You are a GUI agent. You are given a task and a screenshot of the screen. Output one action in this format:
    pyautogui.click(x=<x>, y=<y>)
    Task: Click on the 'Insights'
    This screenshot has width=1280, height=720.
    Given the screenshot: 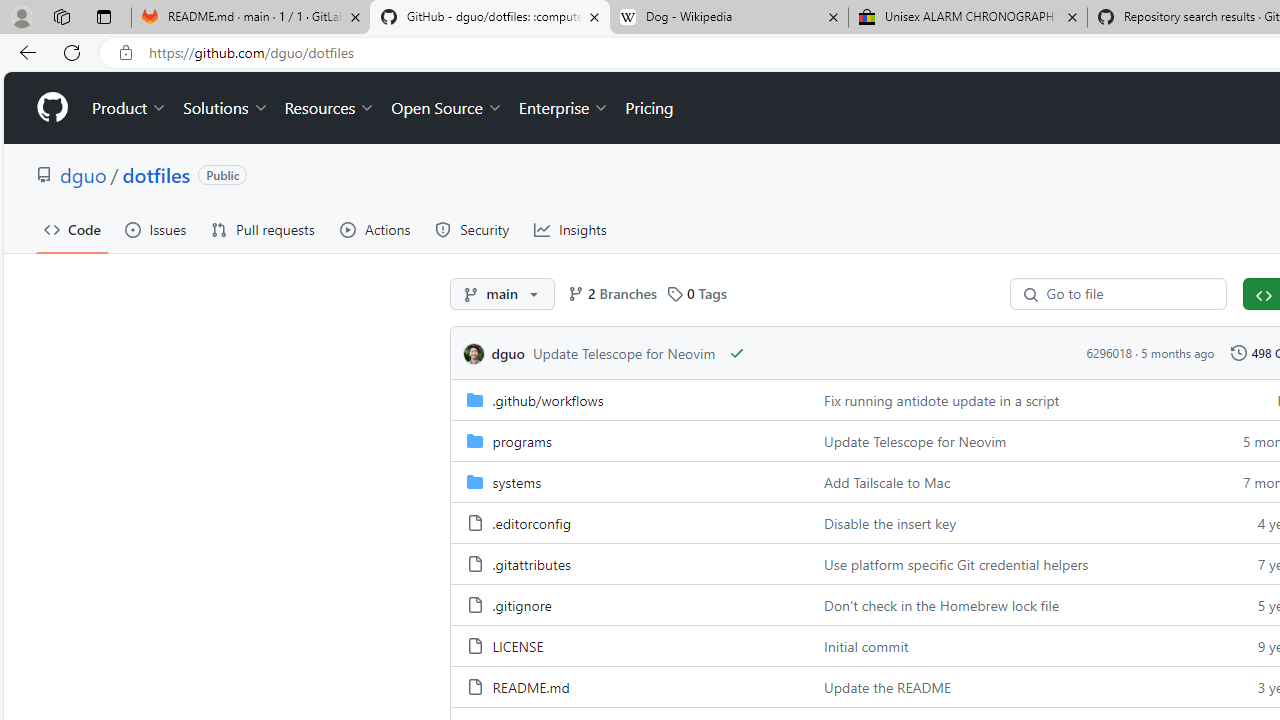 What is the action you would take?
    pyautogui.click(x=569, y=229)
    